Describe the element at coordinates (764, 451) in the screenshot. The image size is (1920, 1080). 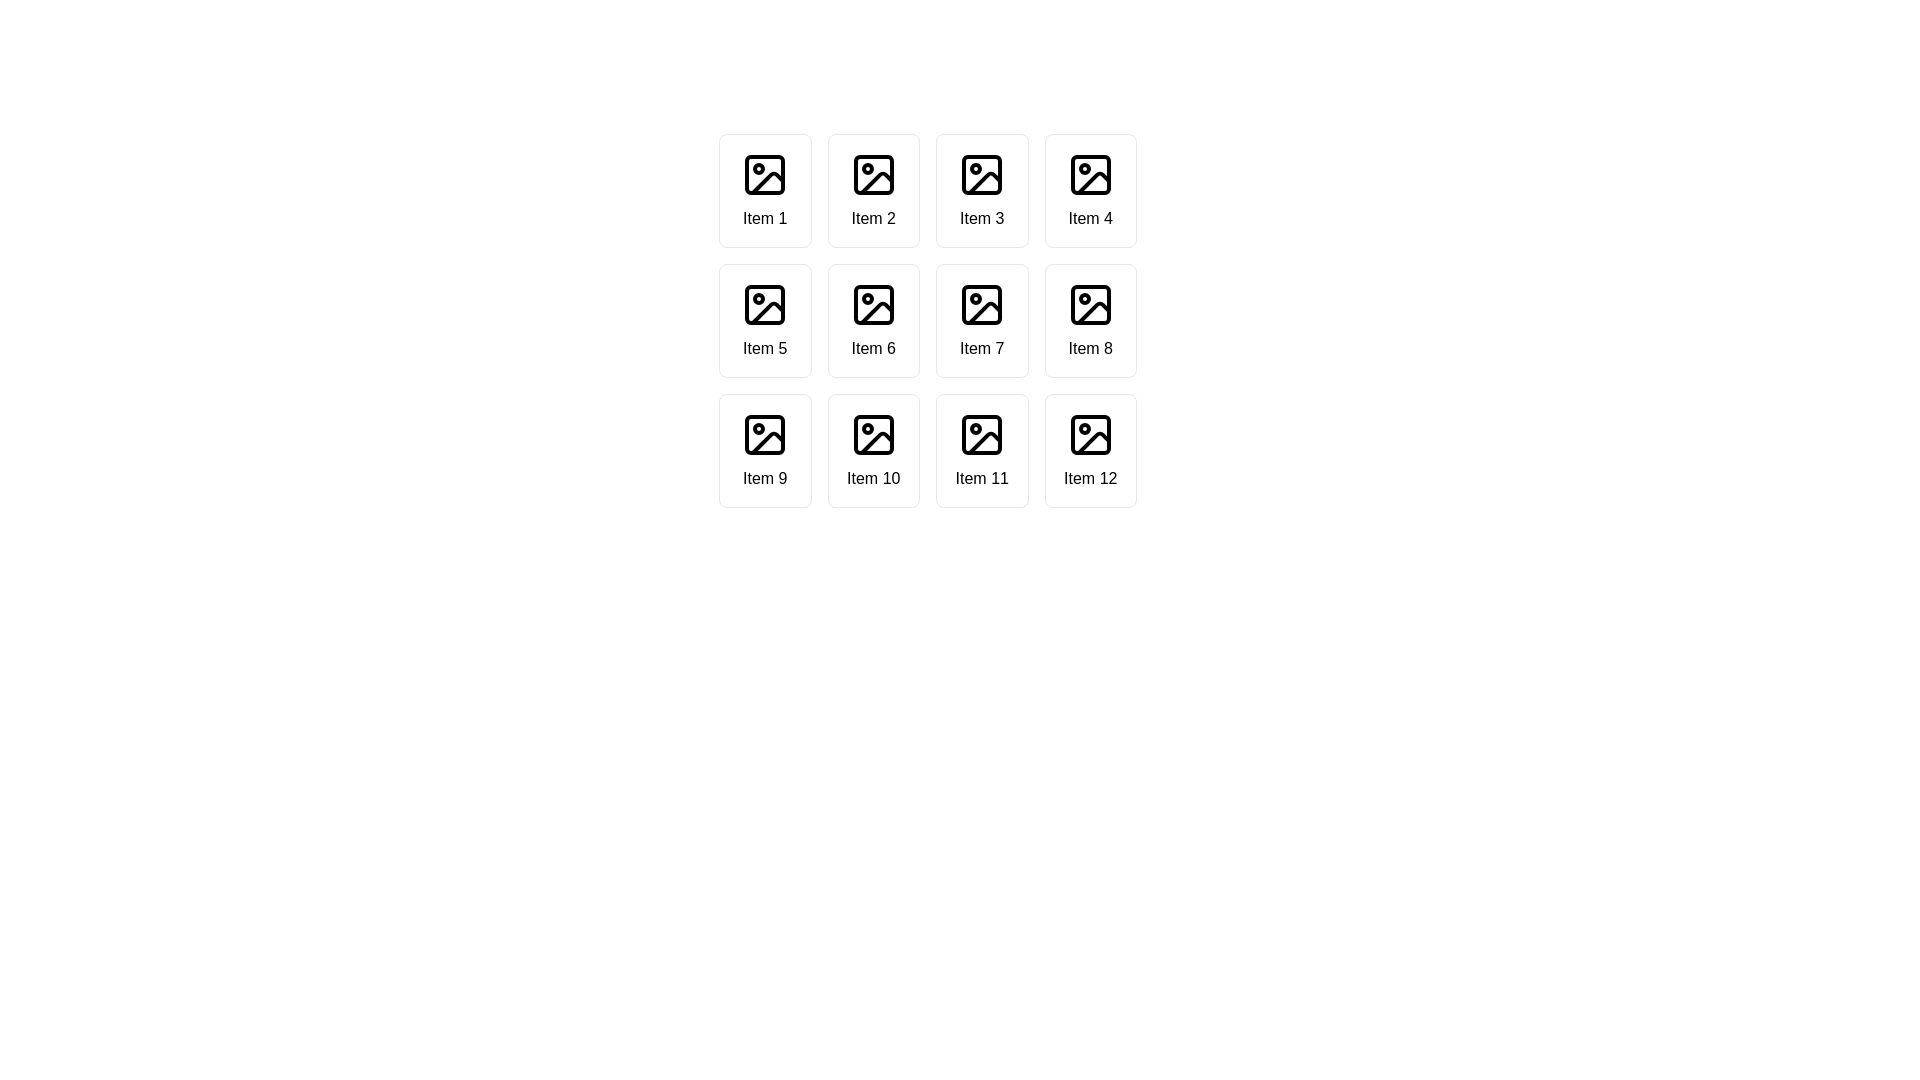
I see `the item card` at that location.